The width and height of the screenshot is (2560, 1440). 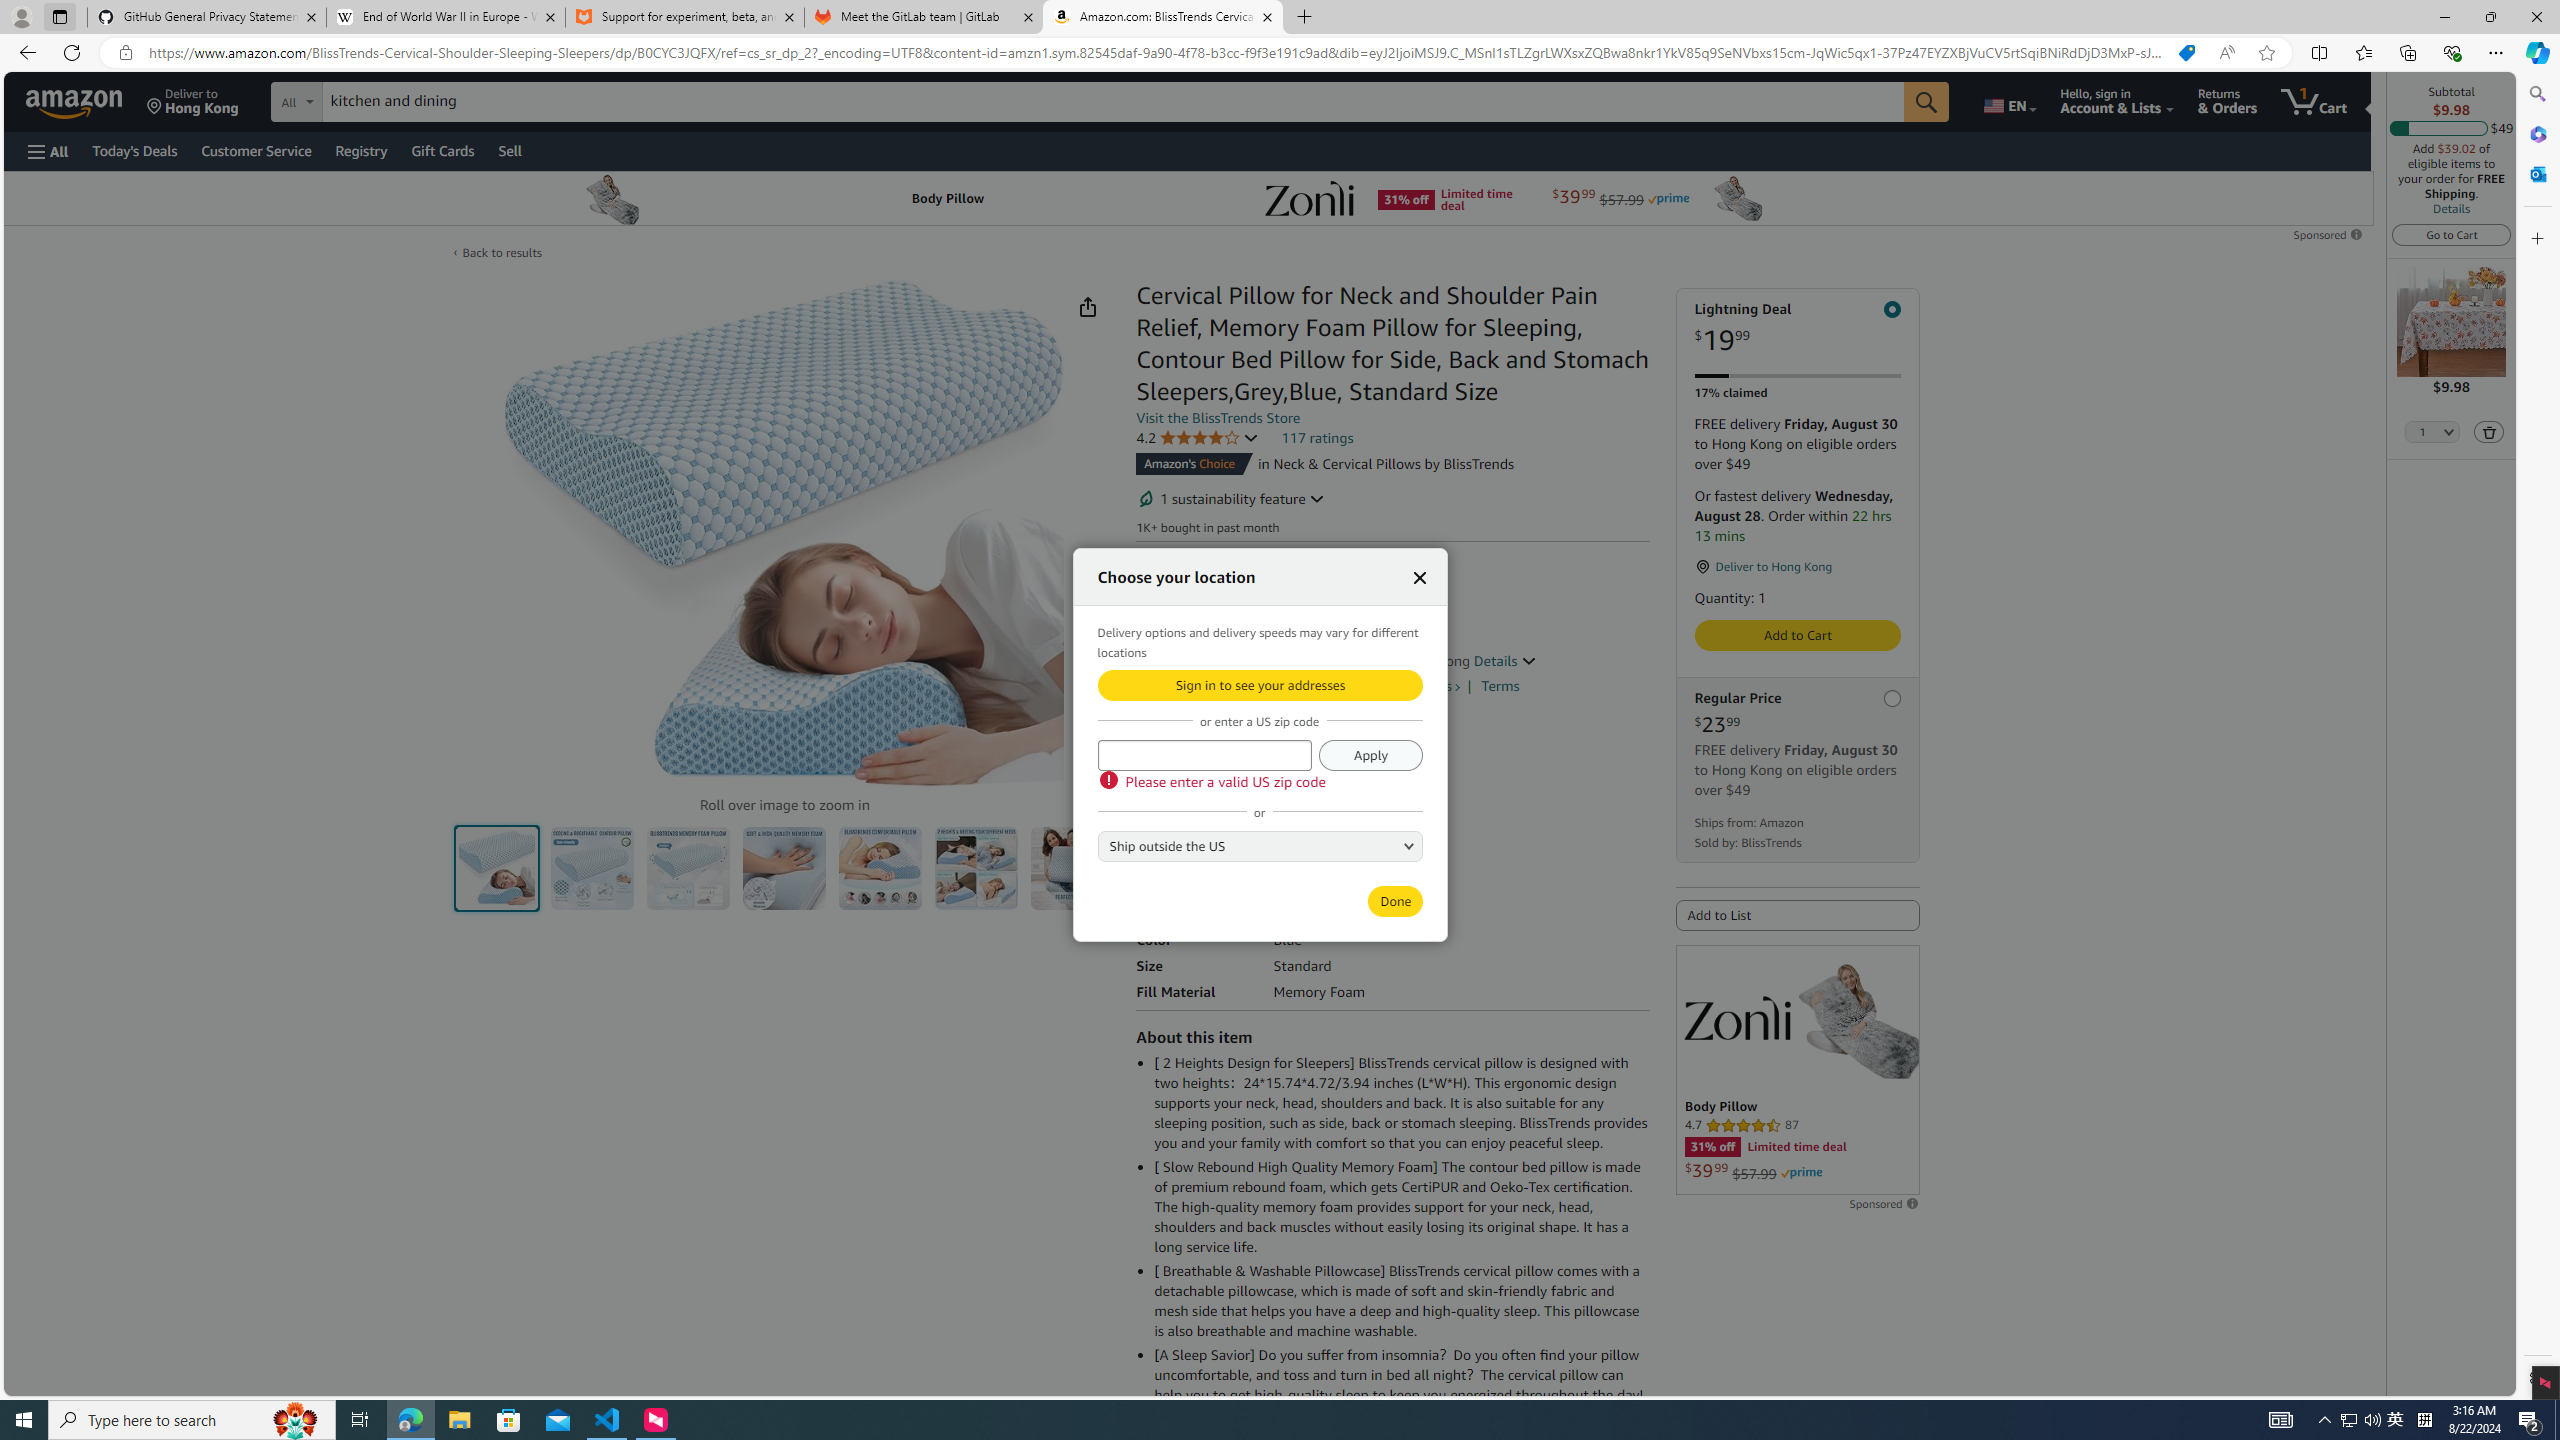 What do you see at coordinates (444, 16) in the screenshot?
I see `'End of World War II in Europe - Wikipedia'` at bounding box center [444, 16].